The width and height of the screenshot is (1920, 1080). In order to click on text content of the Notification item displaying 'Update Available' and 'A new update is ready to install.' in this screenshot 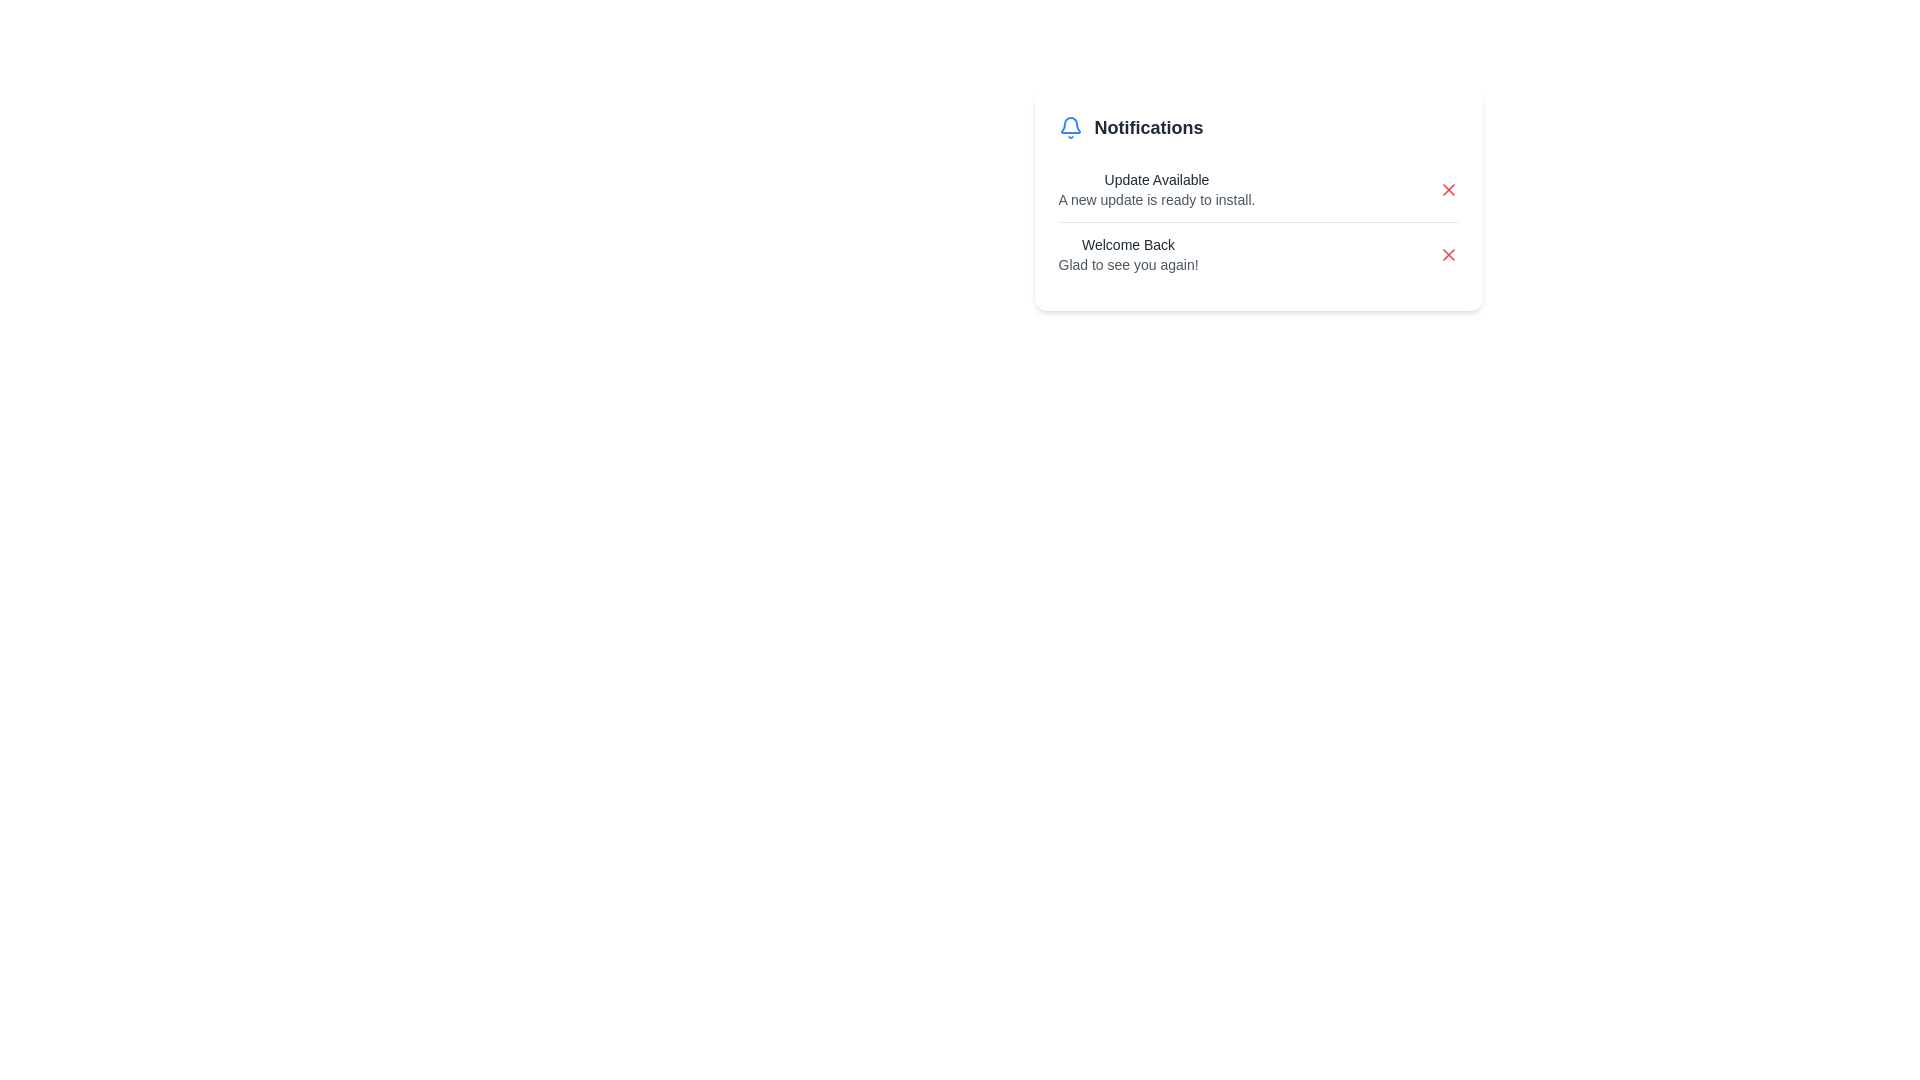, I will do `click(1156, 189)`.